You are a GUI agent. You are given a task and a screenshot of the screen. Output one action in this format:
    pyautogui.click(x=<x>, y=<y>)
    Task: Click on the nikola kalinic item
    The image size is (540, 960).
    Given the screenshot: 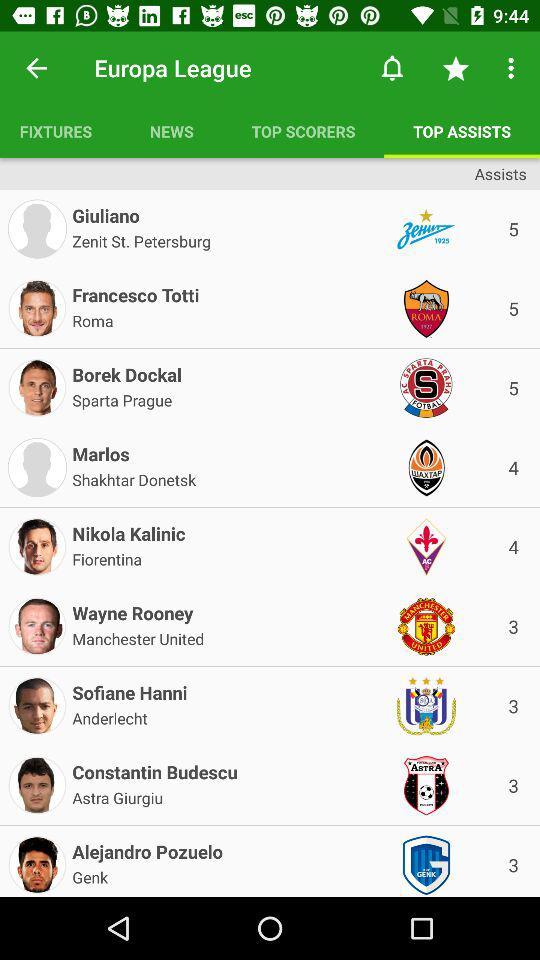 What is the action you would take?
    pyautogui.click(x=129, y=529)
    